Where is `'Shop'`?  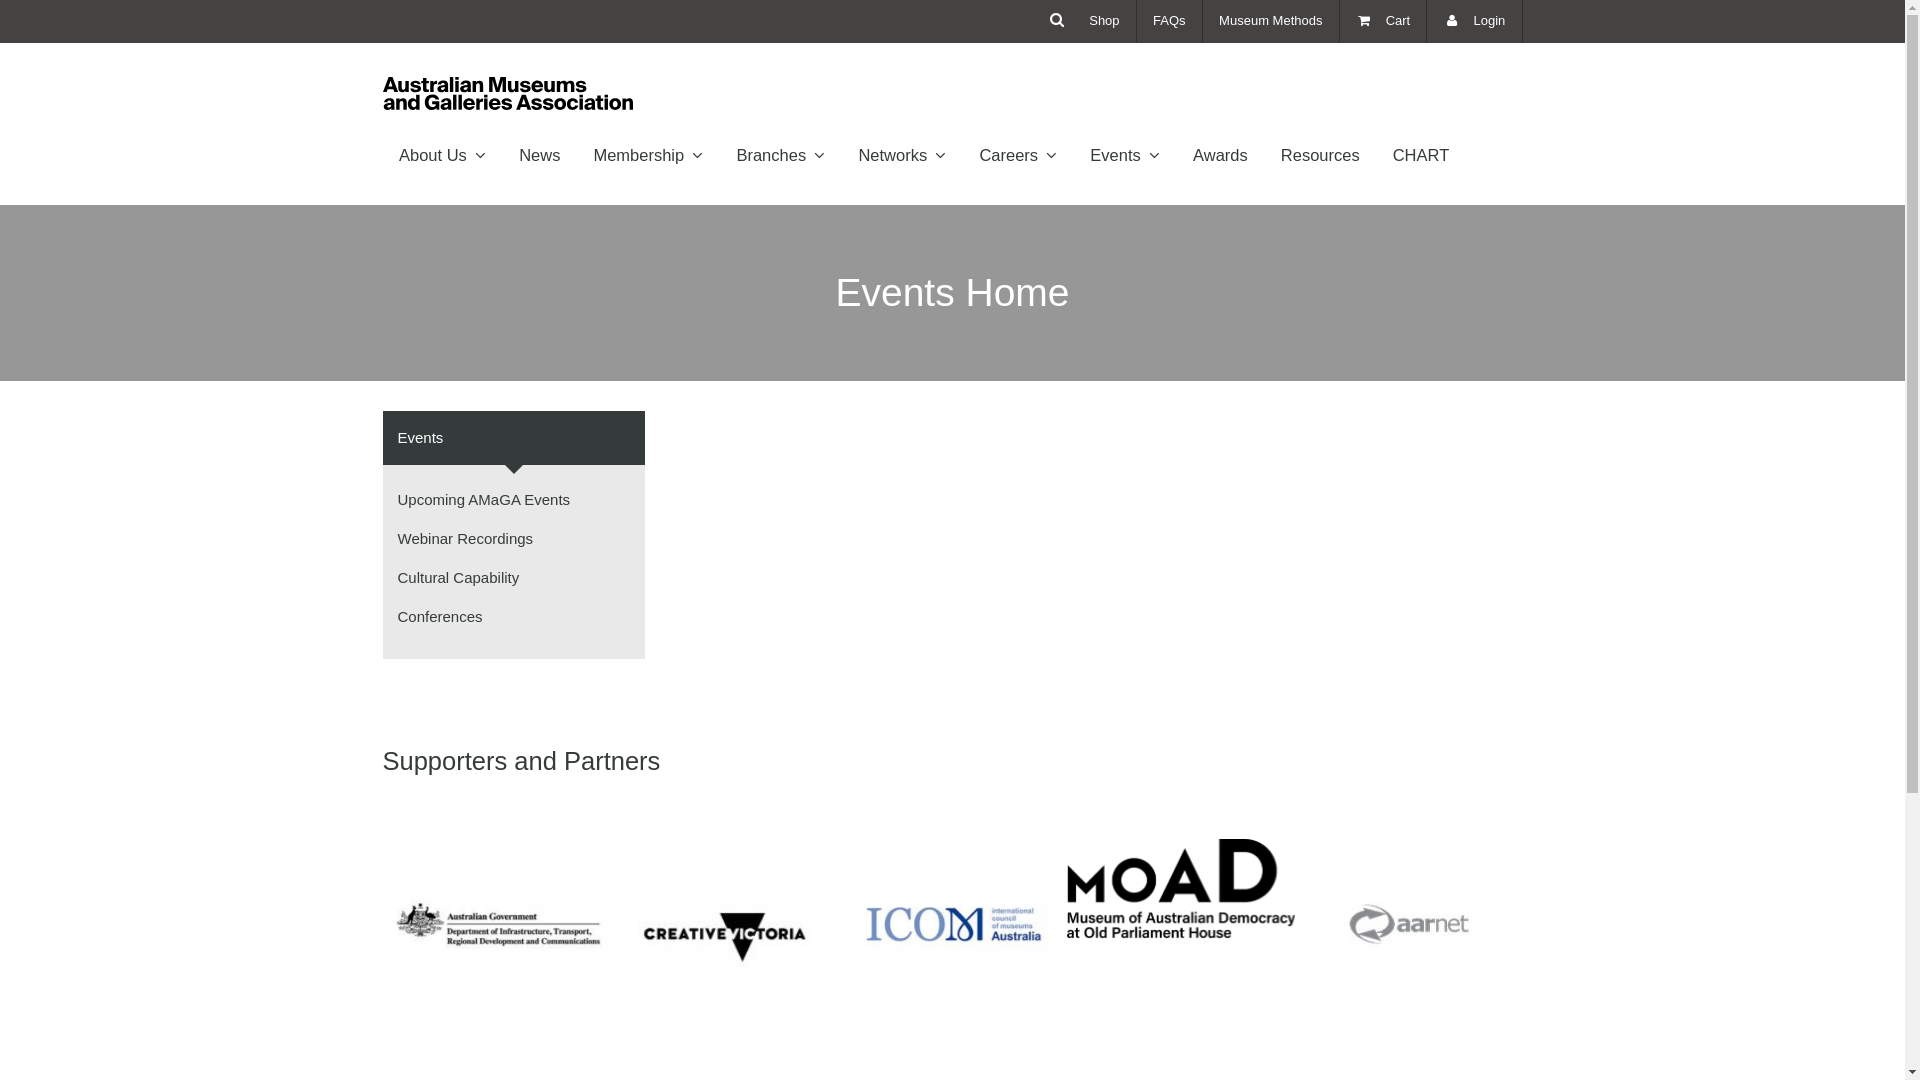
'Shop' is located at coordinates (1103, 21).